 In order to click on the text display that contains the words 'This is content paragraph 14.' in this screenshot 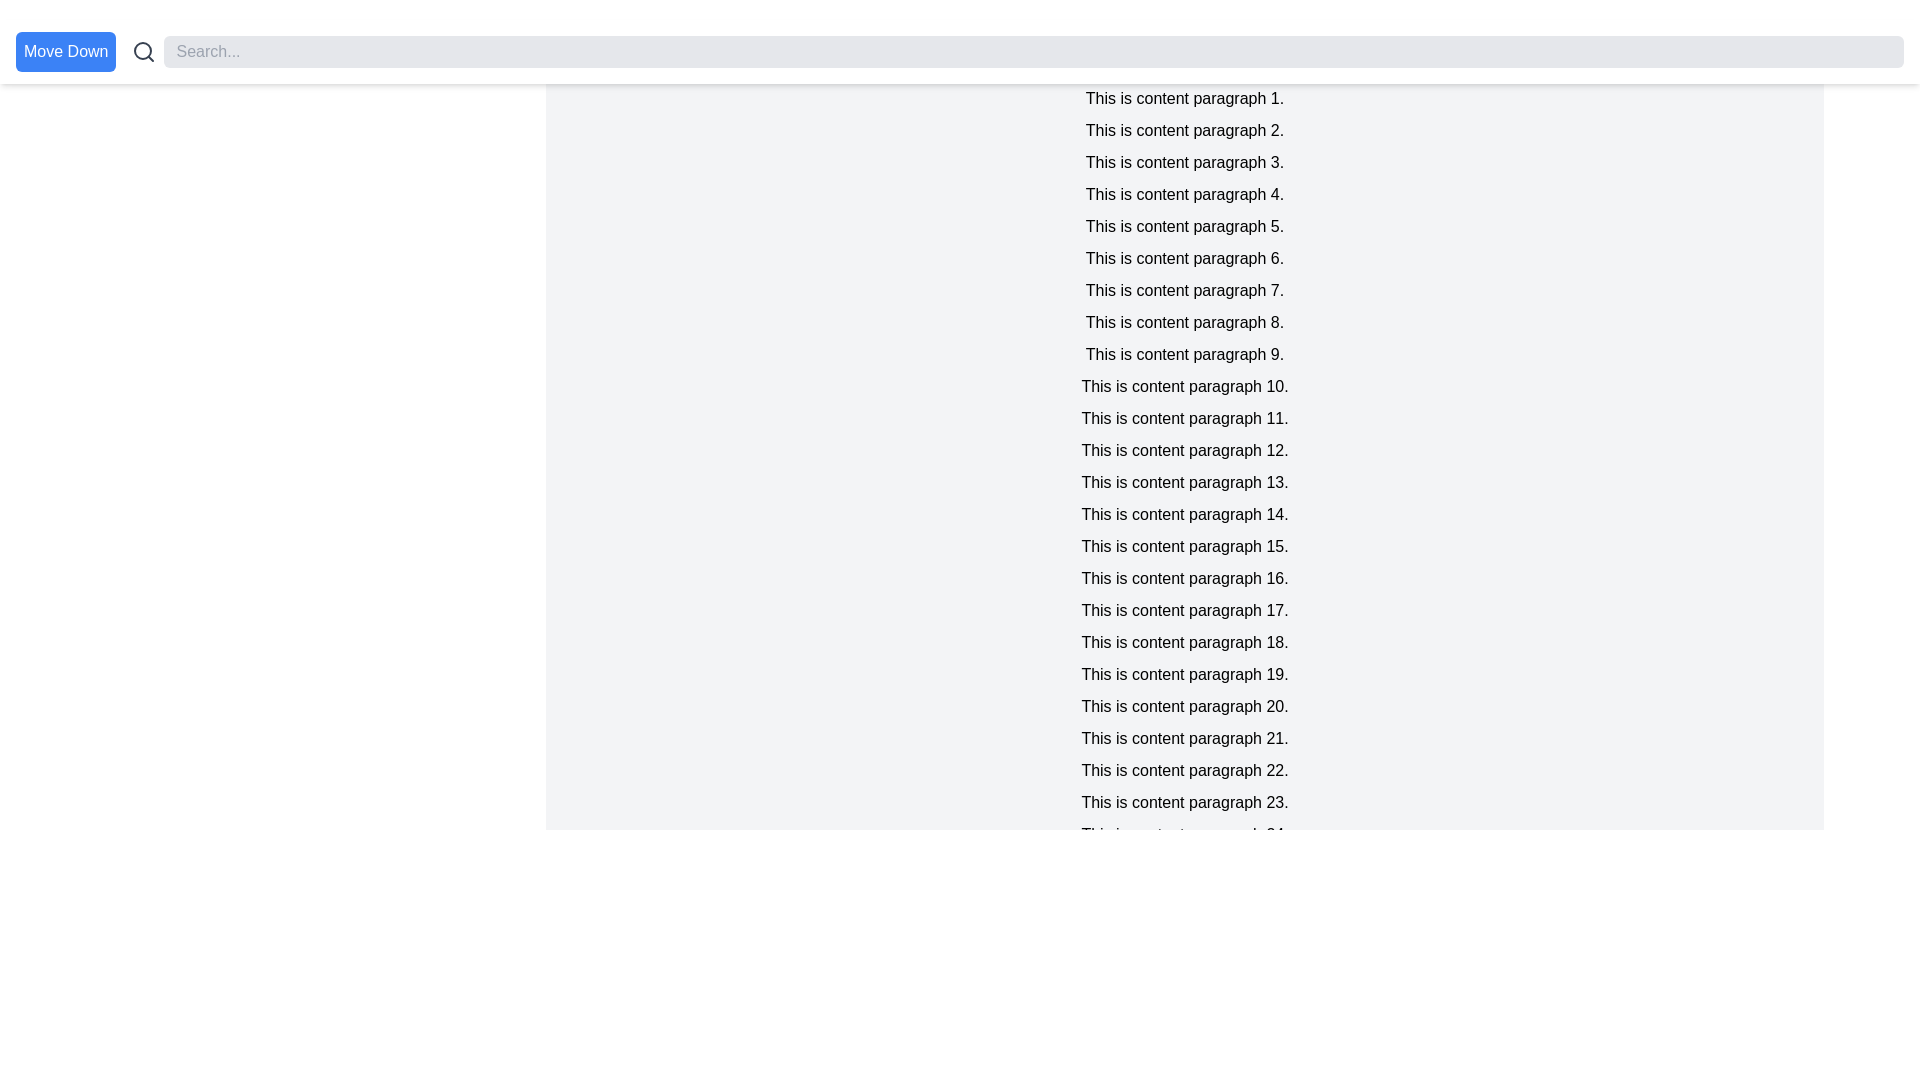, I will do `click(1185, 514)`.